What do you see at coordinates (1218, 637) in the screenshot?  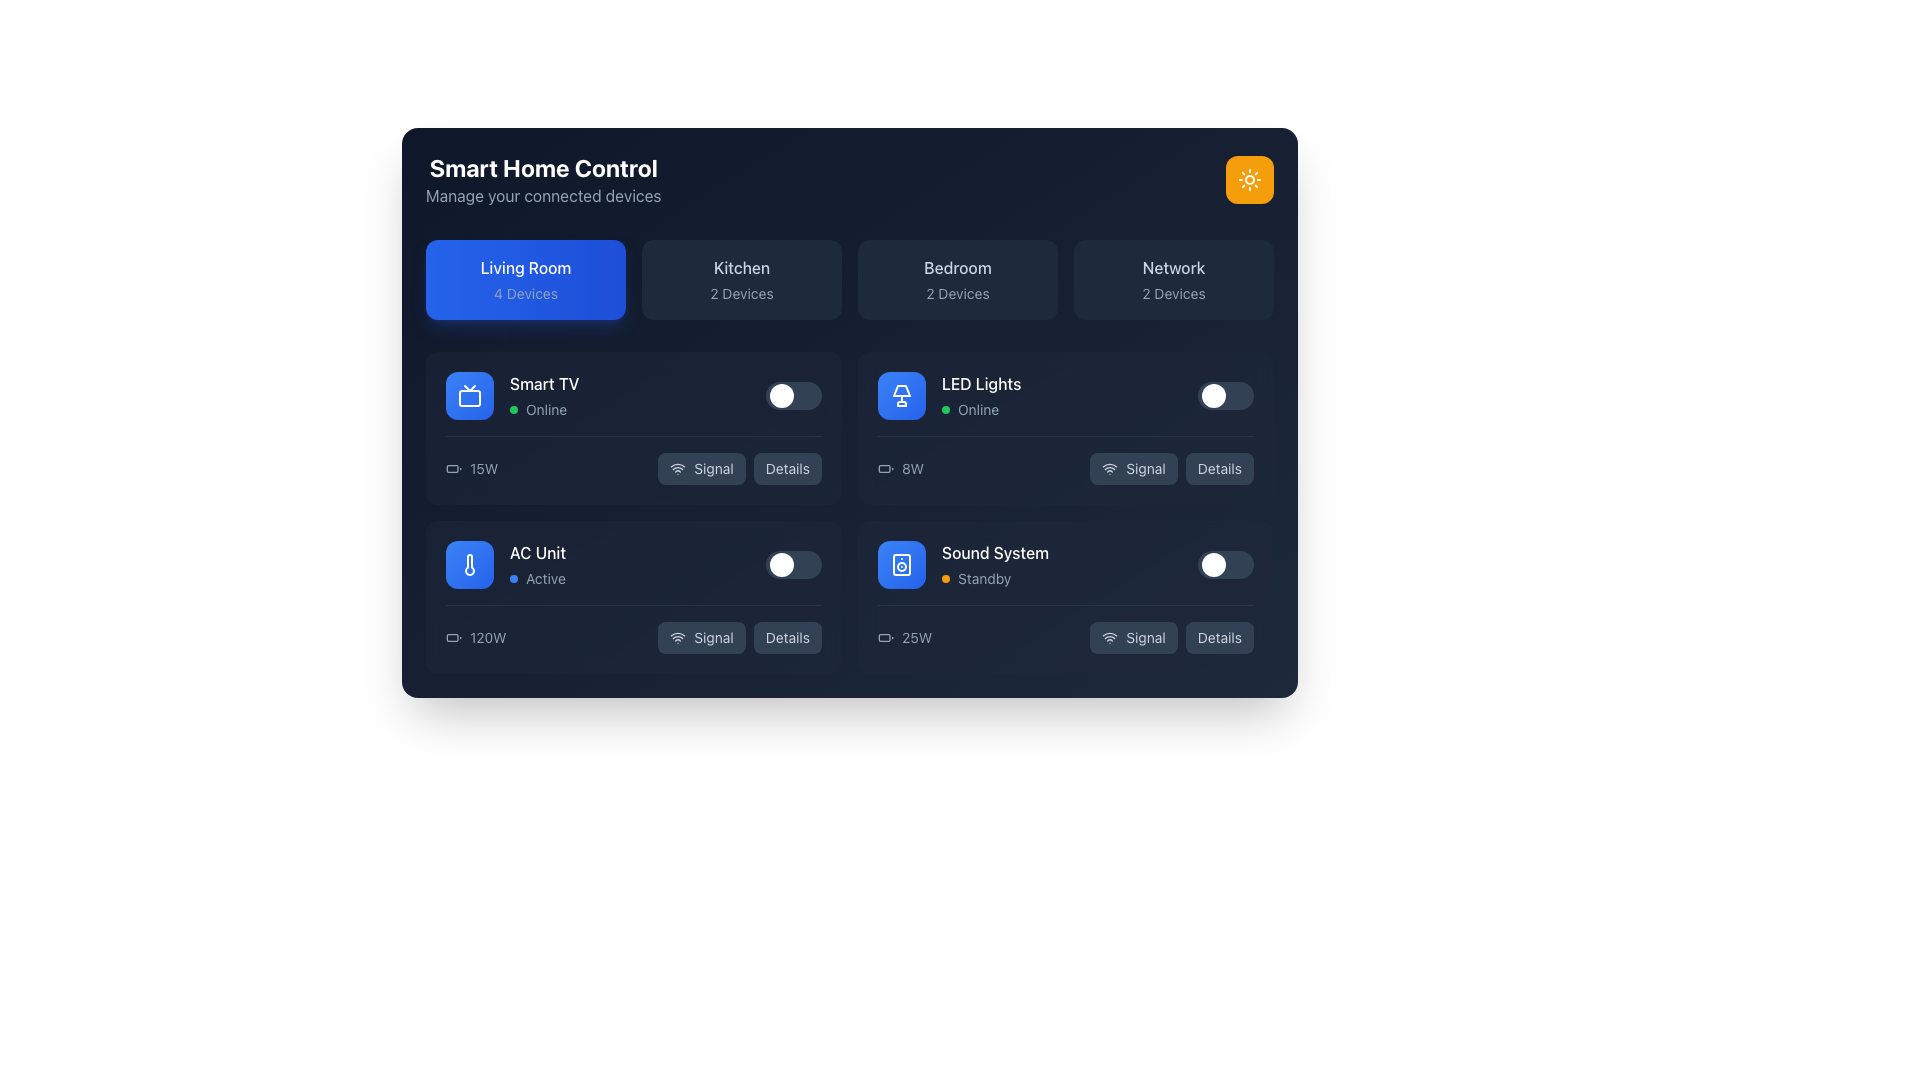 I see `the 'Details' button, which is a rectangular button with rounded corners, dark blue background, and white text, located near the bottom-right corner of the 'Sound System' section` at bounding box center [1218, 637].